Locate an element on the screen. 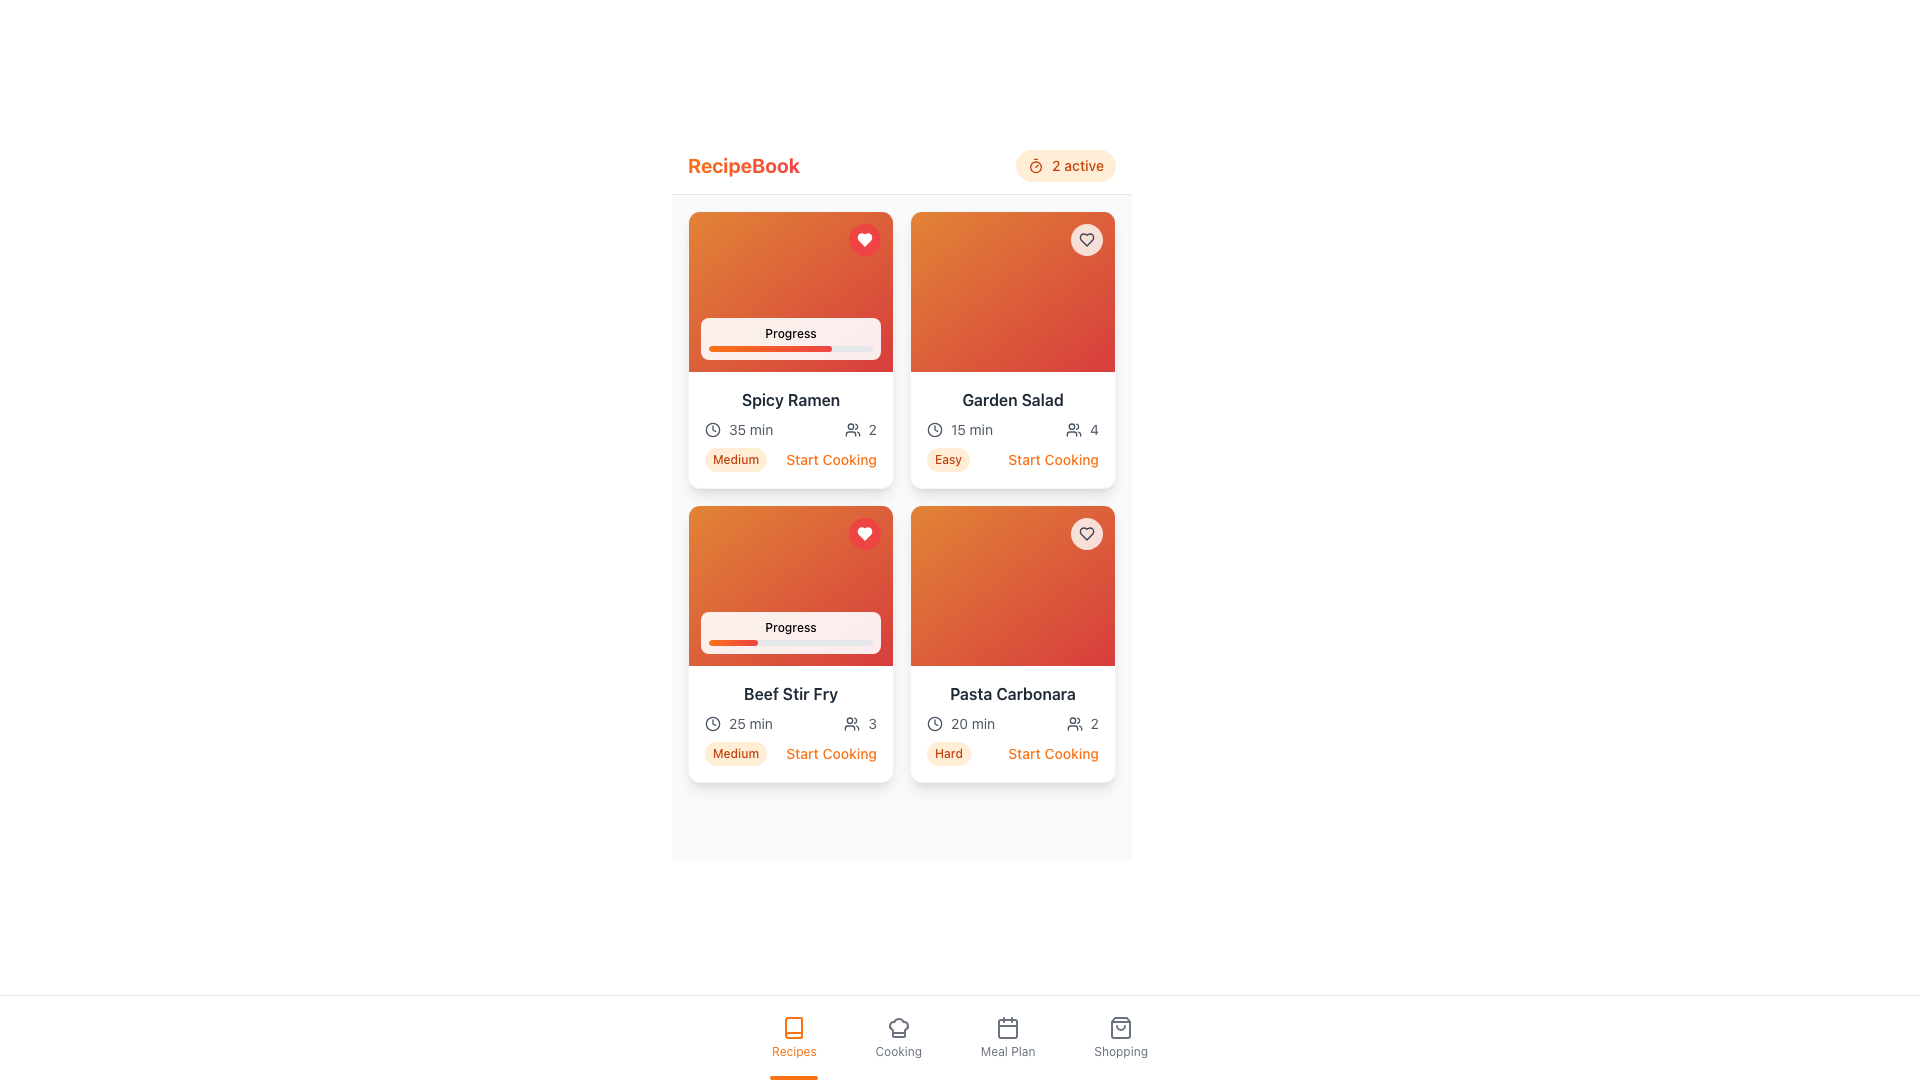  the 'Start Cooking' button, which is part of a Composite component consisting of a badge labeled 'Medium' and the button itself, located at the bottom of the first card below the 'Spicy Ramen' title is located at coordinates (790, 459).